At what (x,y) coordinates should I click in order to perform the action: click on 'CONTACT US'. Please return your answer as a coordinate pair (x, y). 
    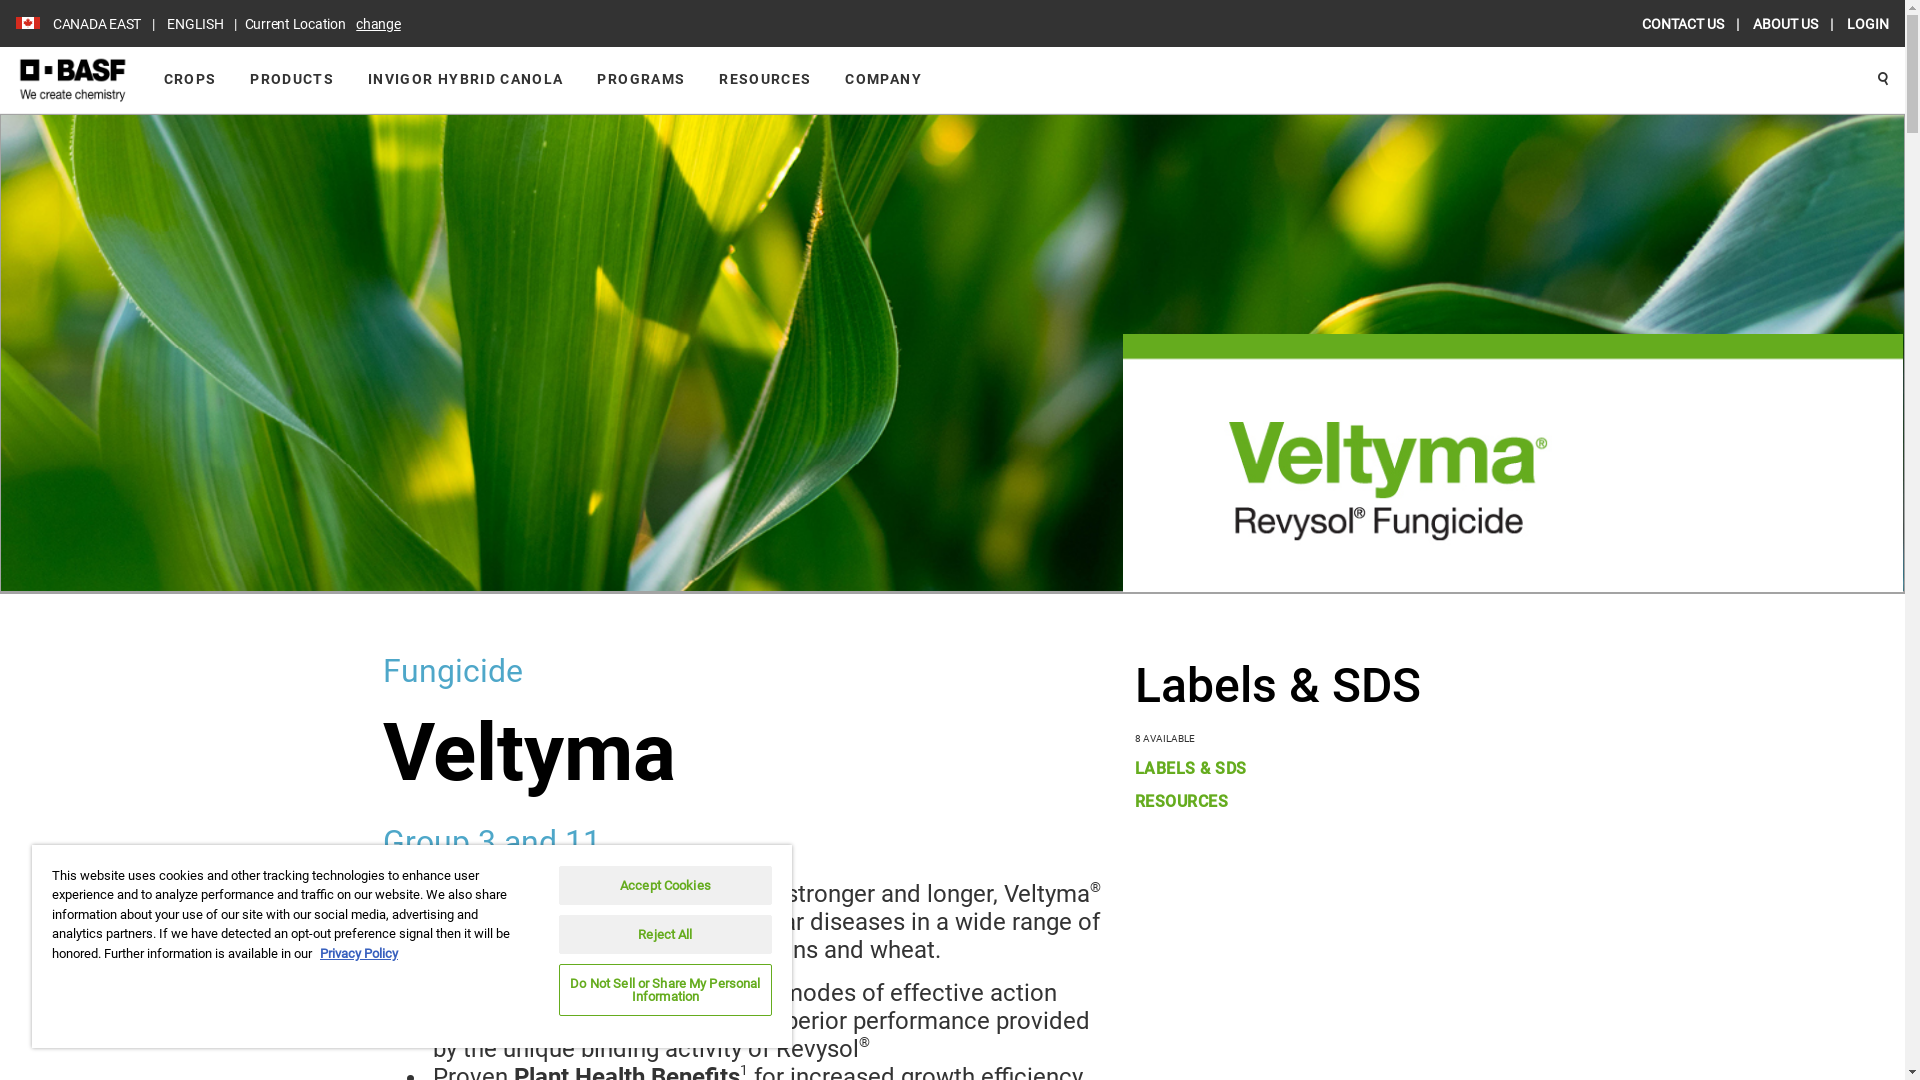
    Looking at the image, I should click on (1641, 23).